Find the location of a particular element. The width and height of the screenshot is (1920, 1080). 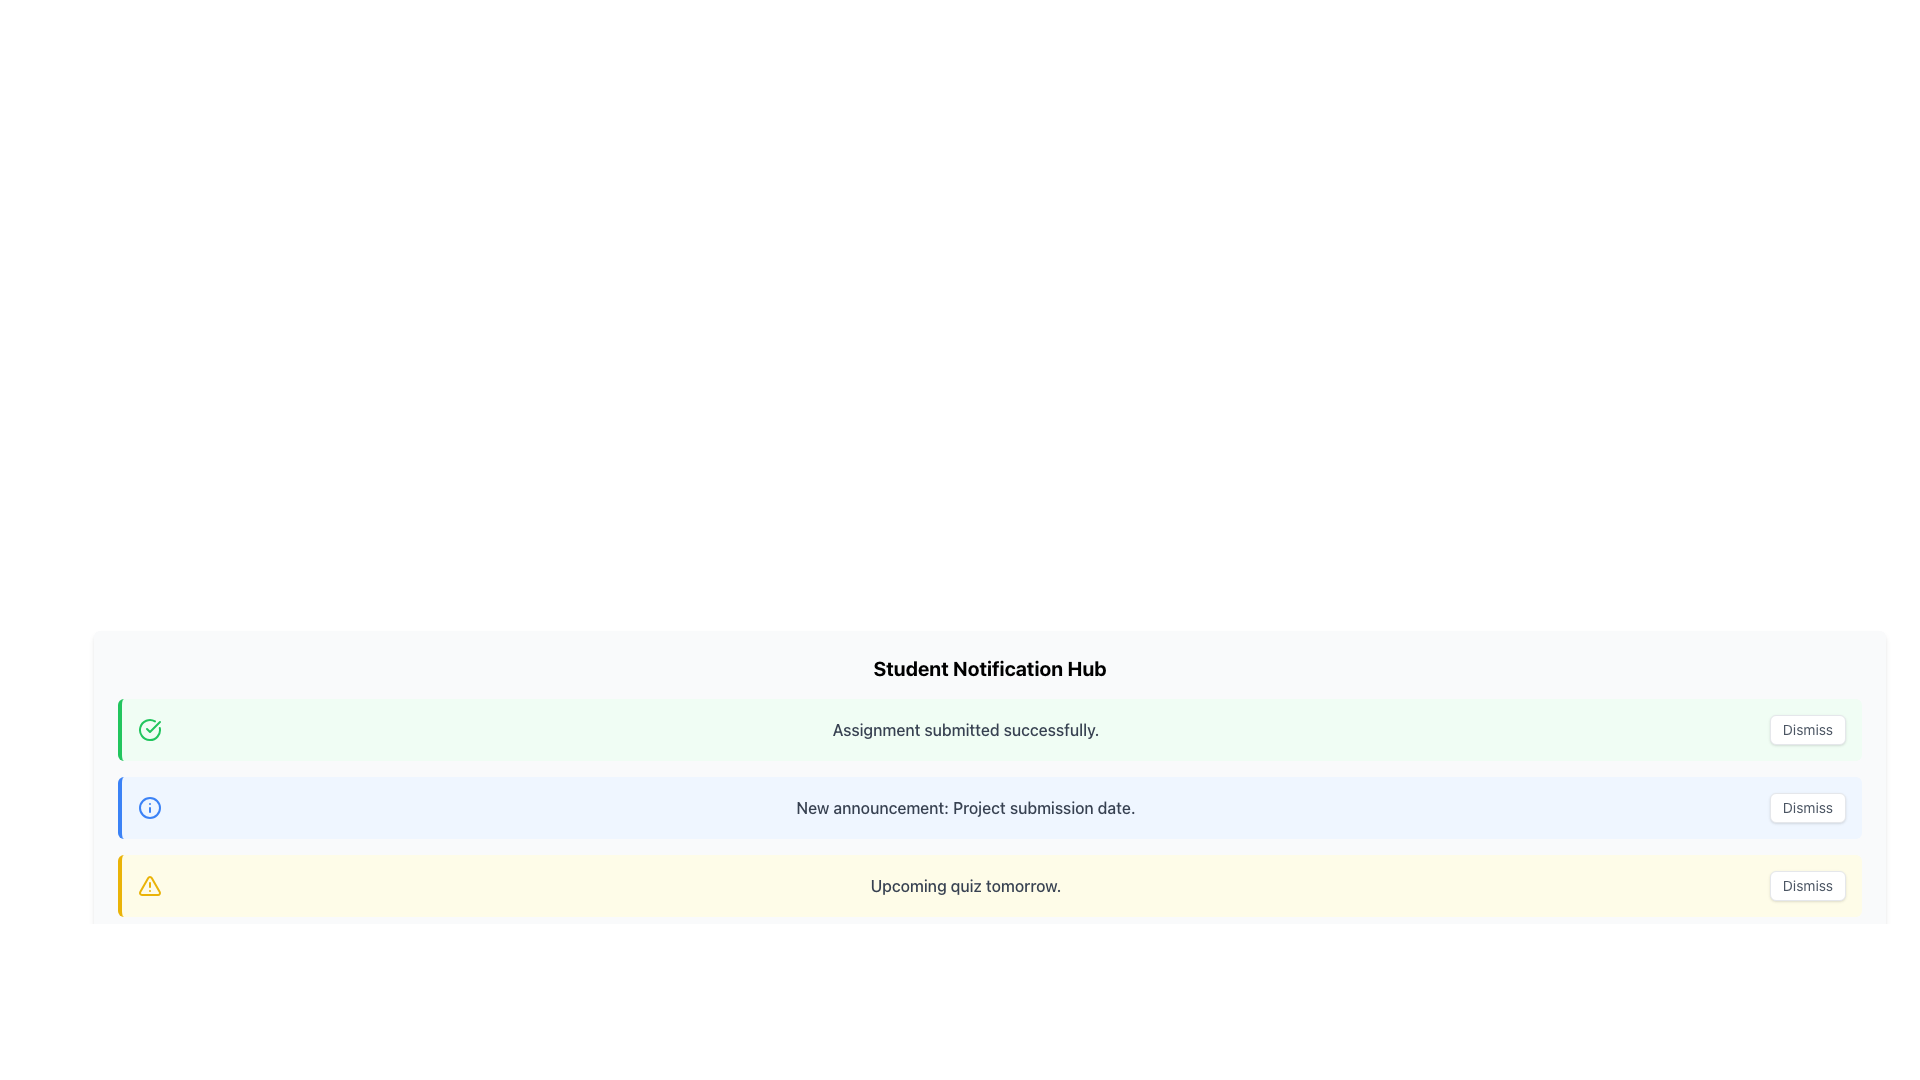

the yellow warning triangle icon with an exclamation mark, located in the notification bar, next to the text 'Upcoming quiz tomorrow.' is located at coordinates (148, 885).